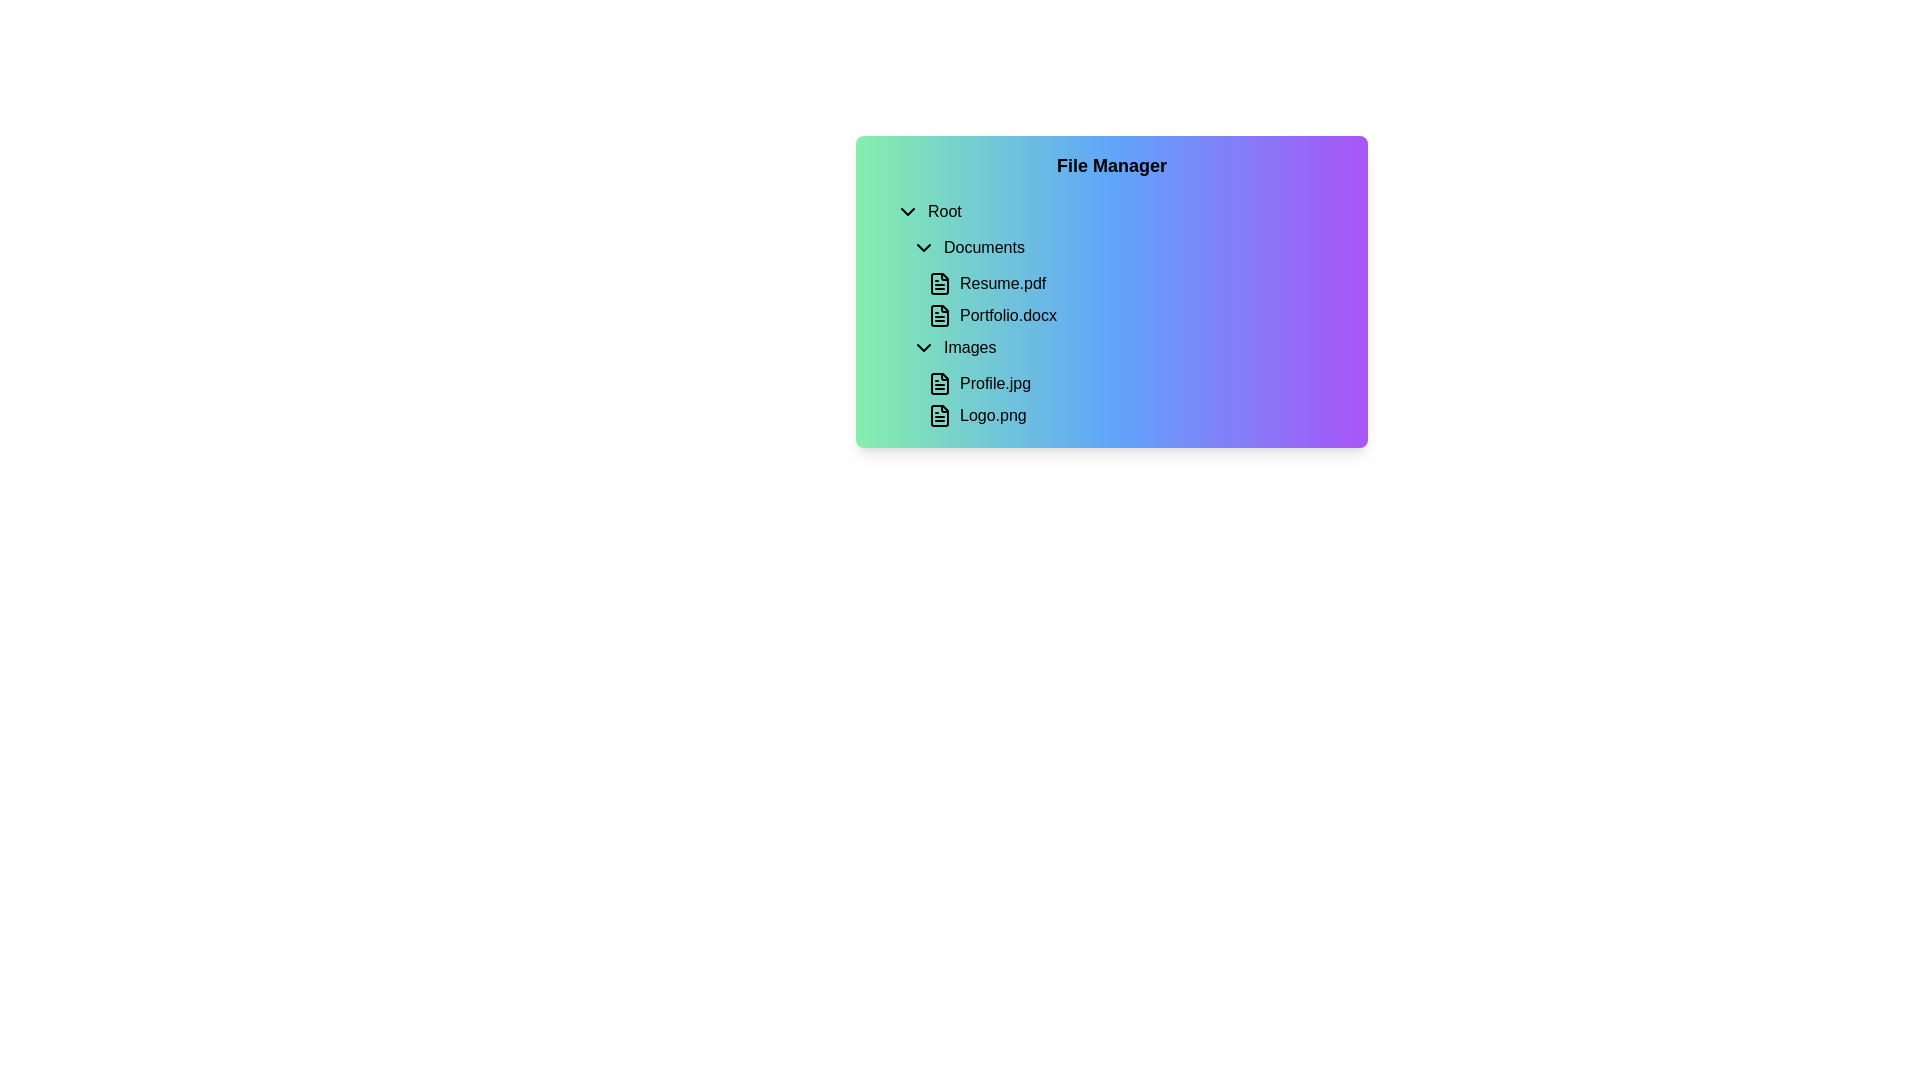 This screenshot has width=1920, height=1080. What do you see at coordinates (1128, 246) in the screenshot?
I see `the collapsible folder button located directly below the 'Root' folder` at bounding box center [1128, 246].